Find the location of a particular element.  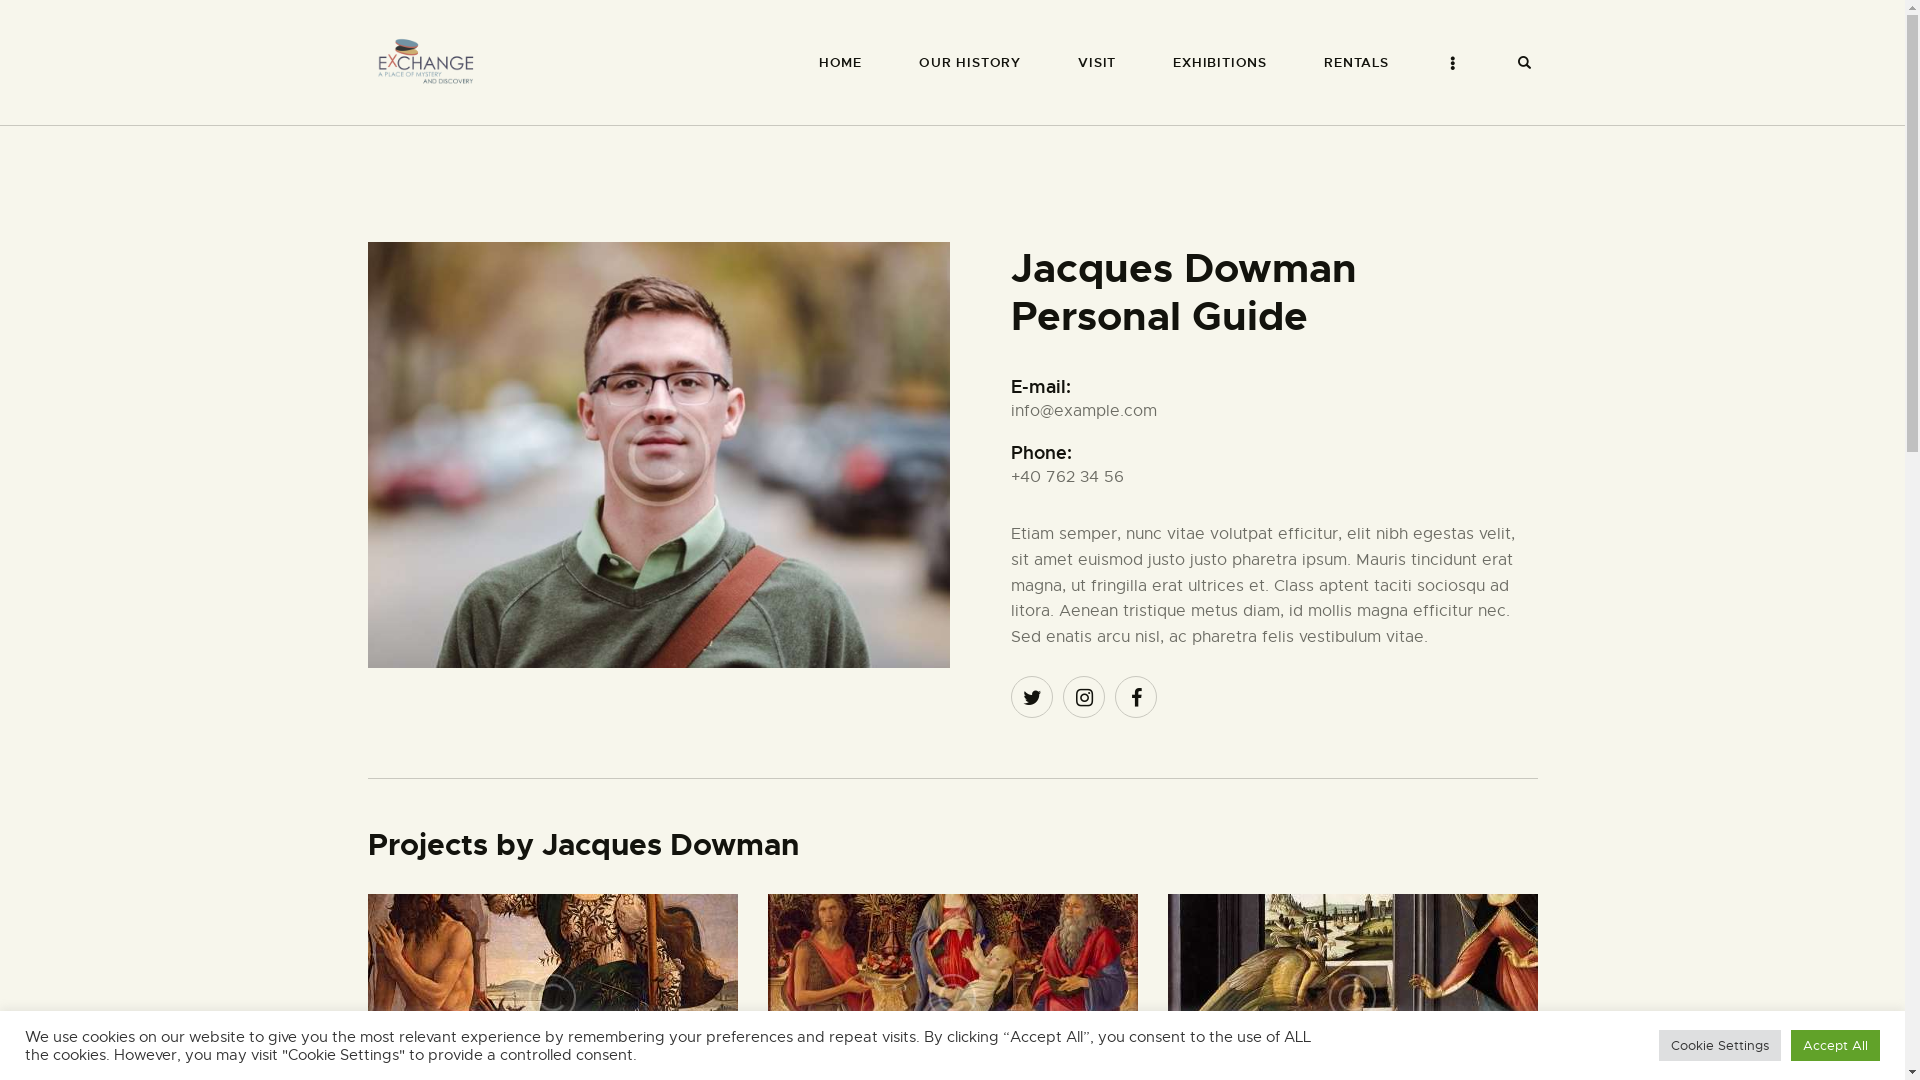

'RENTALS' is located at coordinates (1357, 61).